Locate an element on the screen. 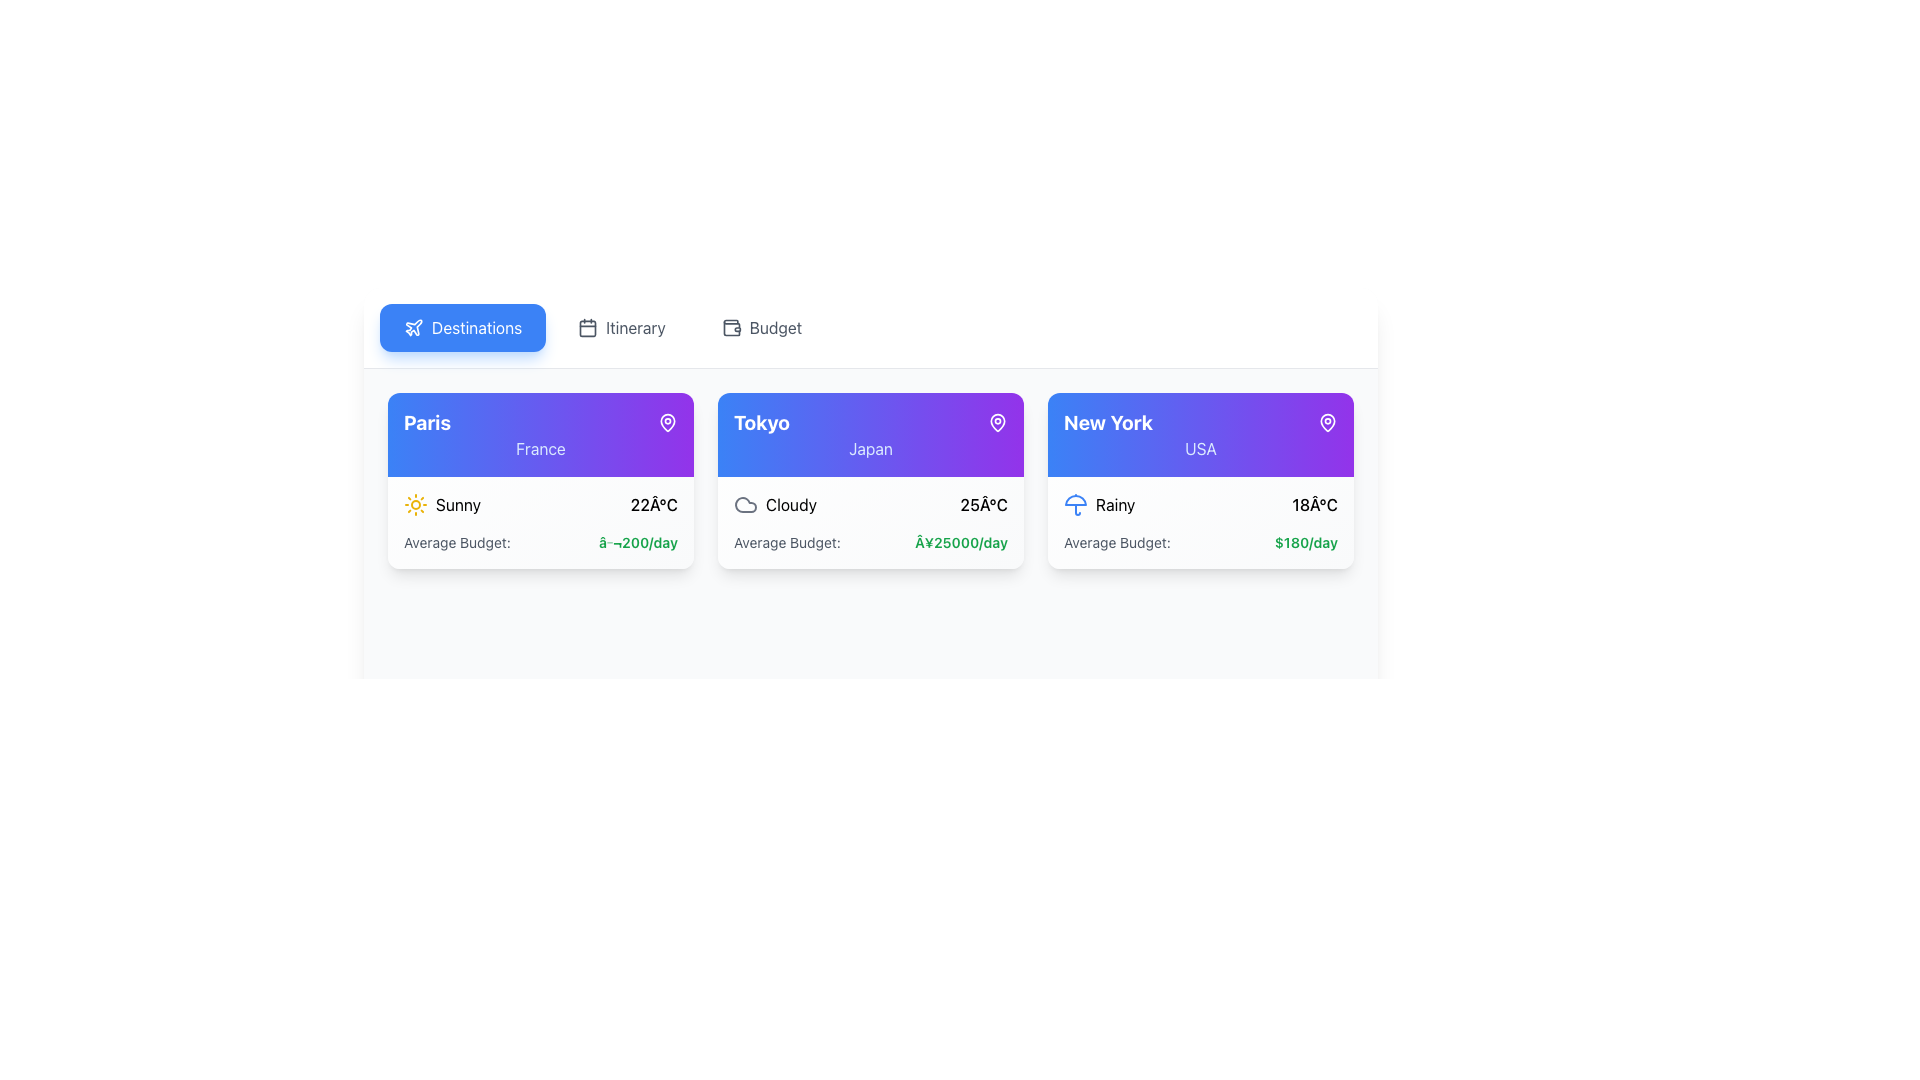 The image size is (1920, 1080). the static text label displaying the name of the destination city 'Paris', located at the top-left corner of the first card in a horizontal list of destination cards with a gradient background is located at coordinates (426, 422).